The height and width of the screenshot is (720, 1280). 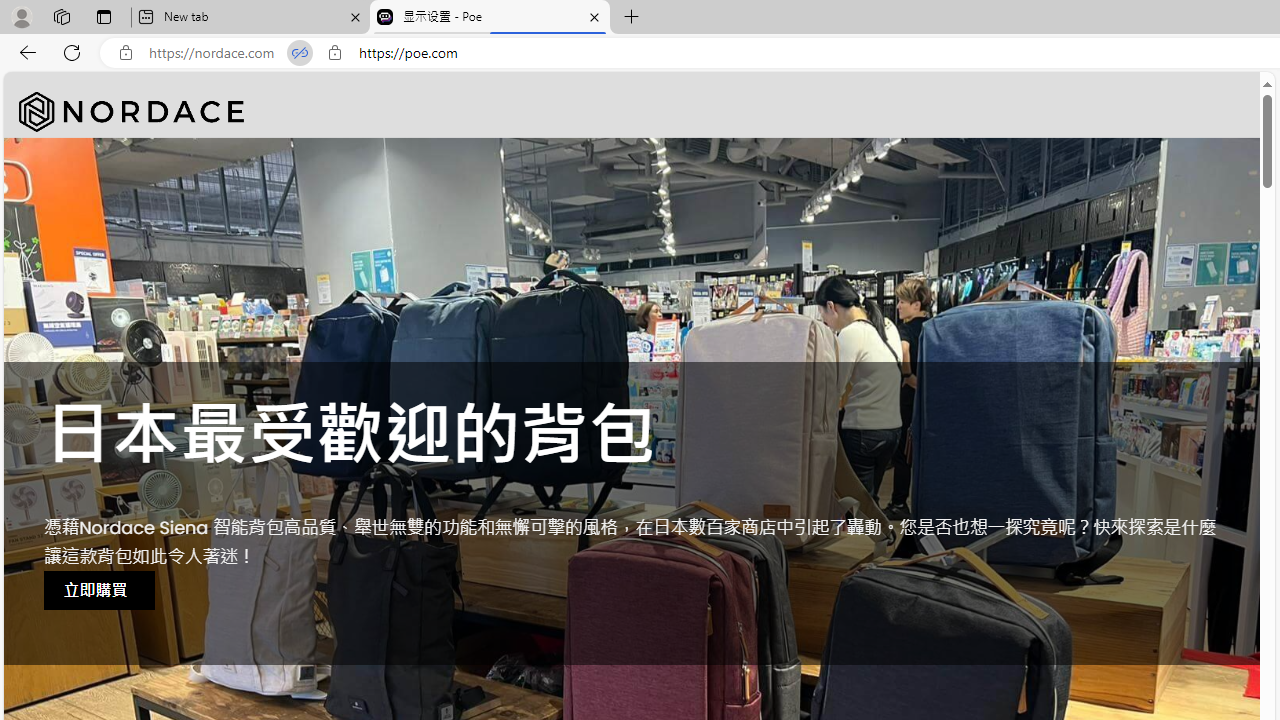 What do you see at coordinates (299, 52) in the screenshot?
I see `'Tabs in split screen'` at bounding box center [299, 52].